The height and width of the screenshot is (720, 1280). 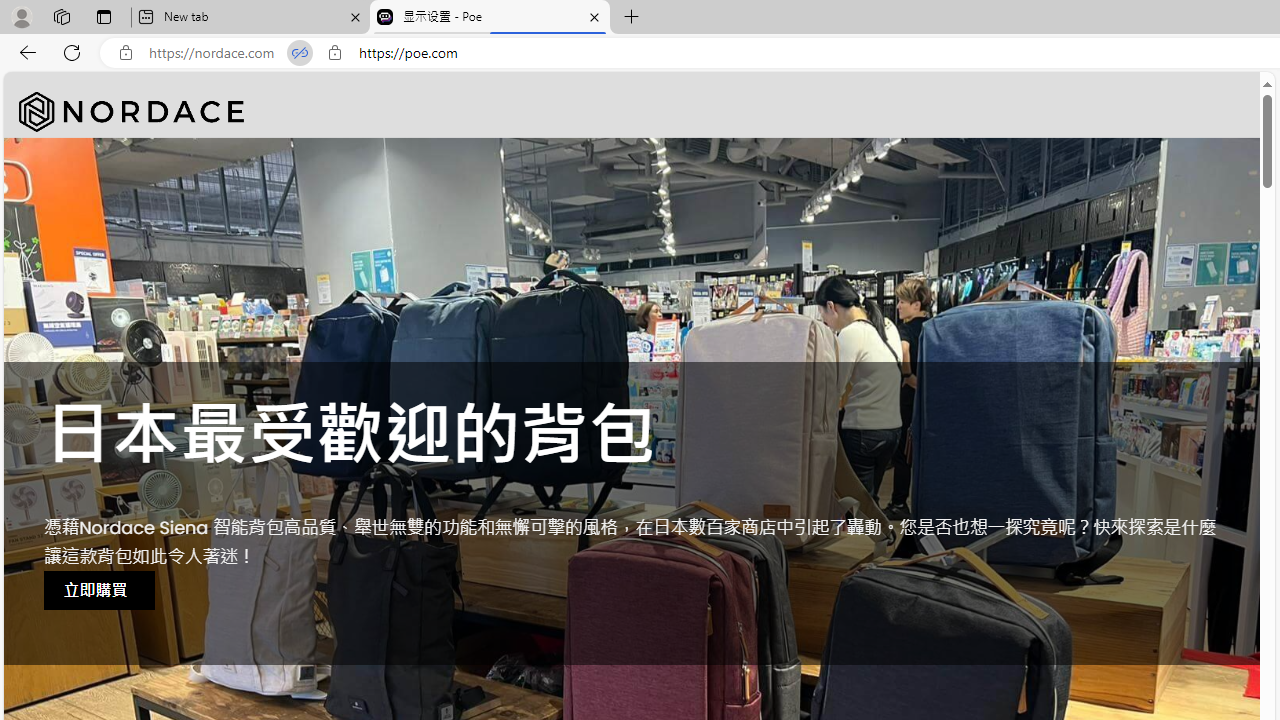 What do you see at coordinates (299, 52) in the screenshot?
I see `'Tabs in split screen'` at bounding box center [299, 52].